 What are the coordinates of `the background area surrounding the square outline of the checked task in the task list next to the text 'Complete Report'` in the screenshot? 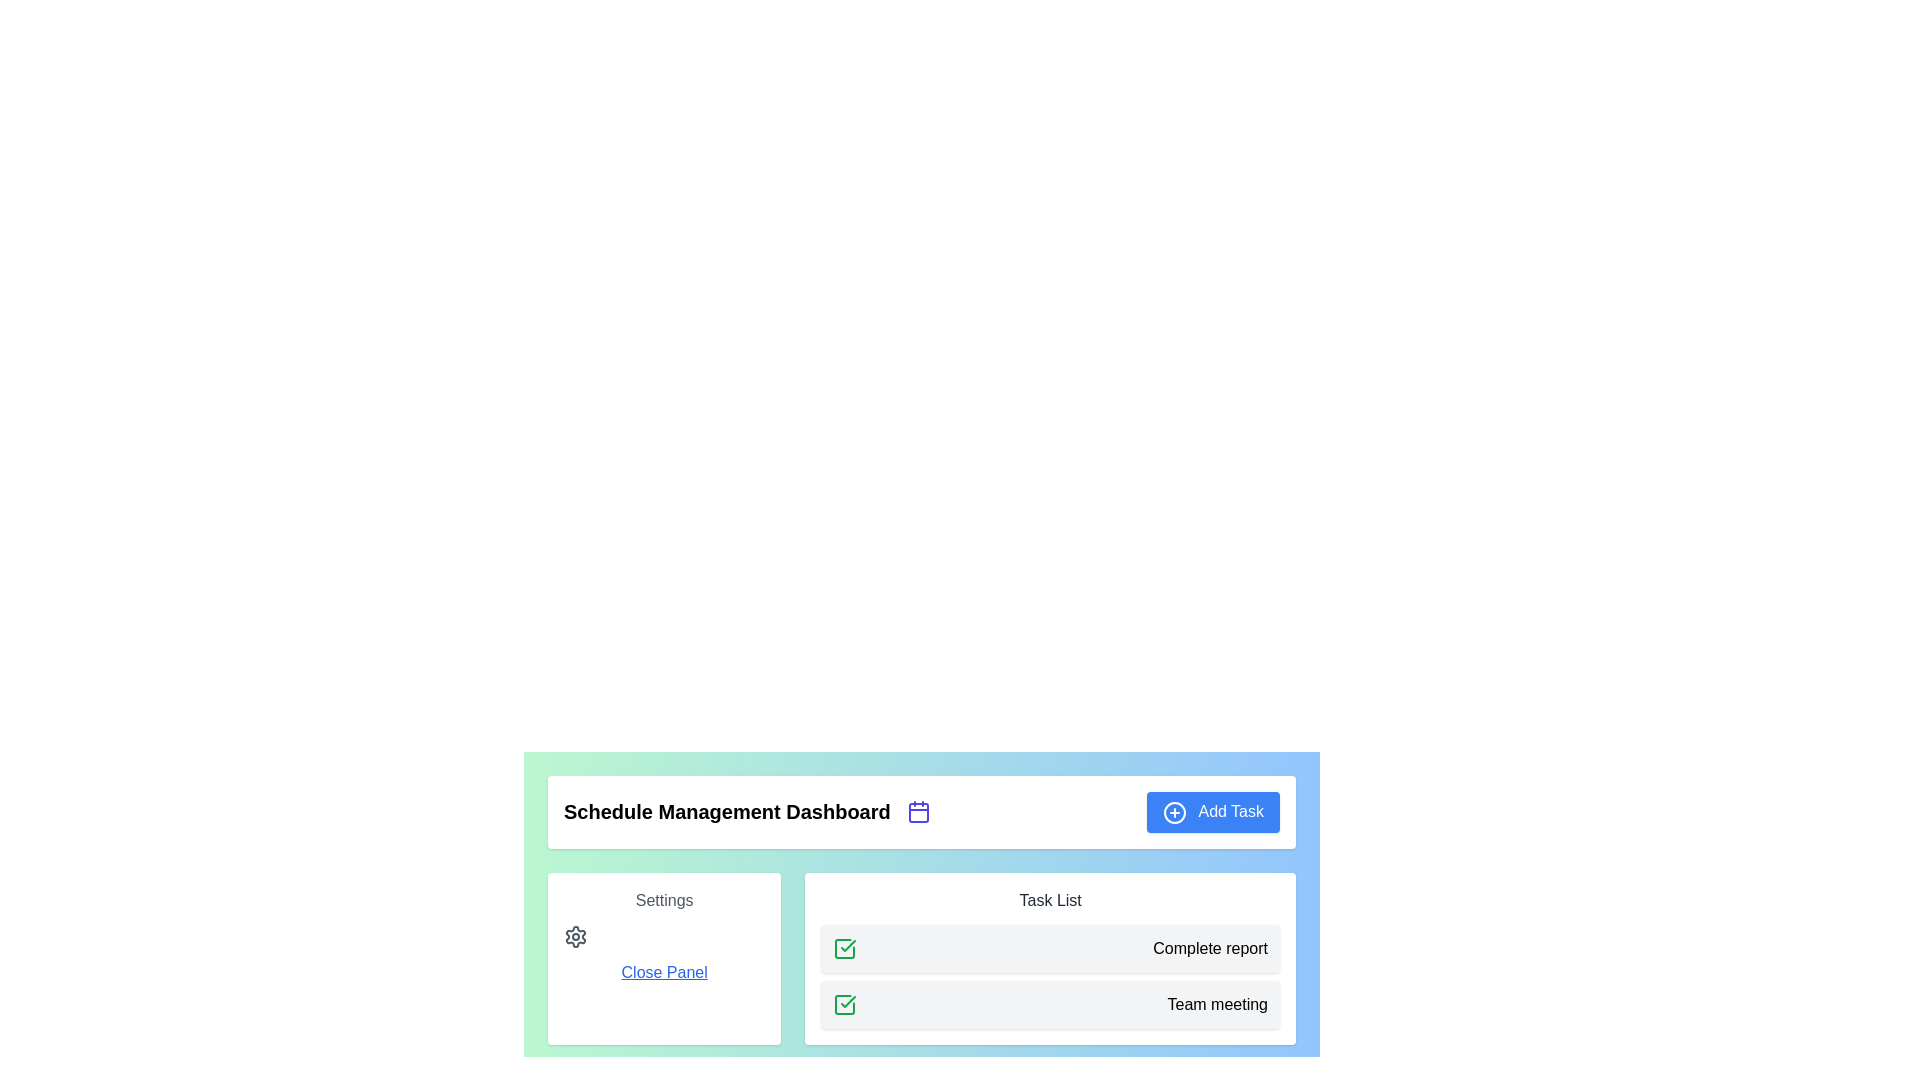 It's located at (845, 1004).